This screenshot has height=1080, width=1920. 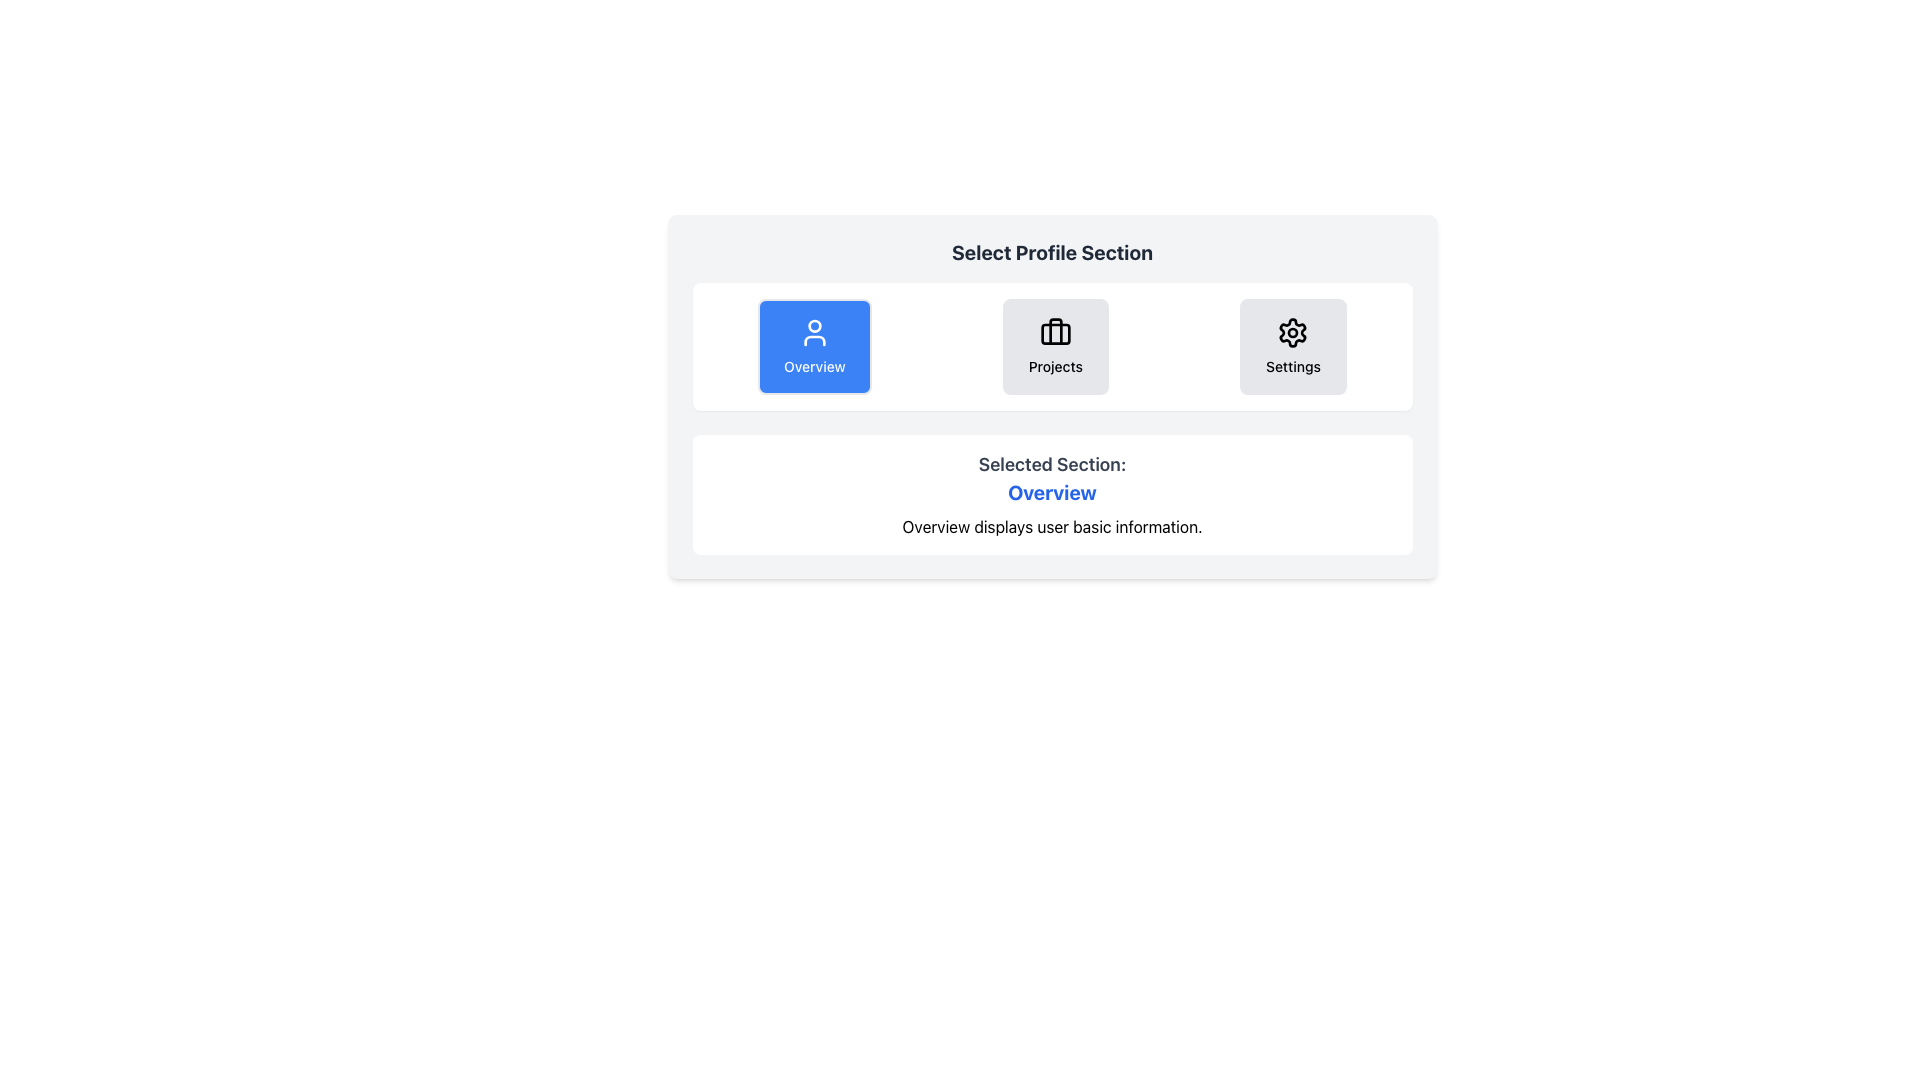 What do you see at coordinates (1293, 331) in the screenshot?
I see `the 'Settings' icon located in the rightmost column of the interface` at bounding box center [1293, 331].